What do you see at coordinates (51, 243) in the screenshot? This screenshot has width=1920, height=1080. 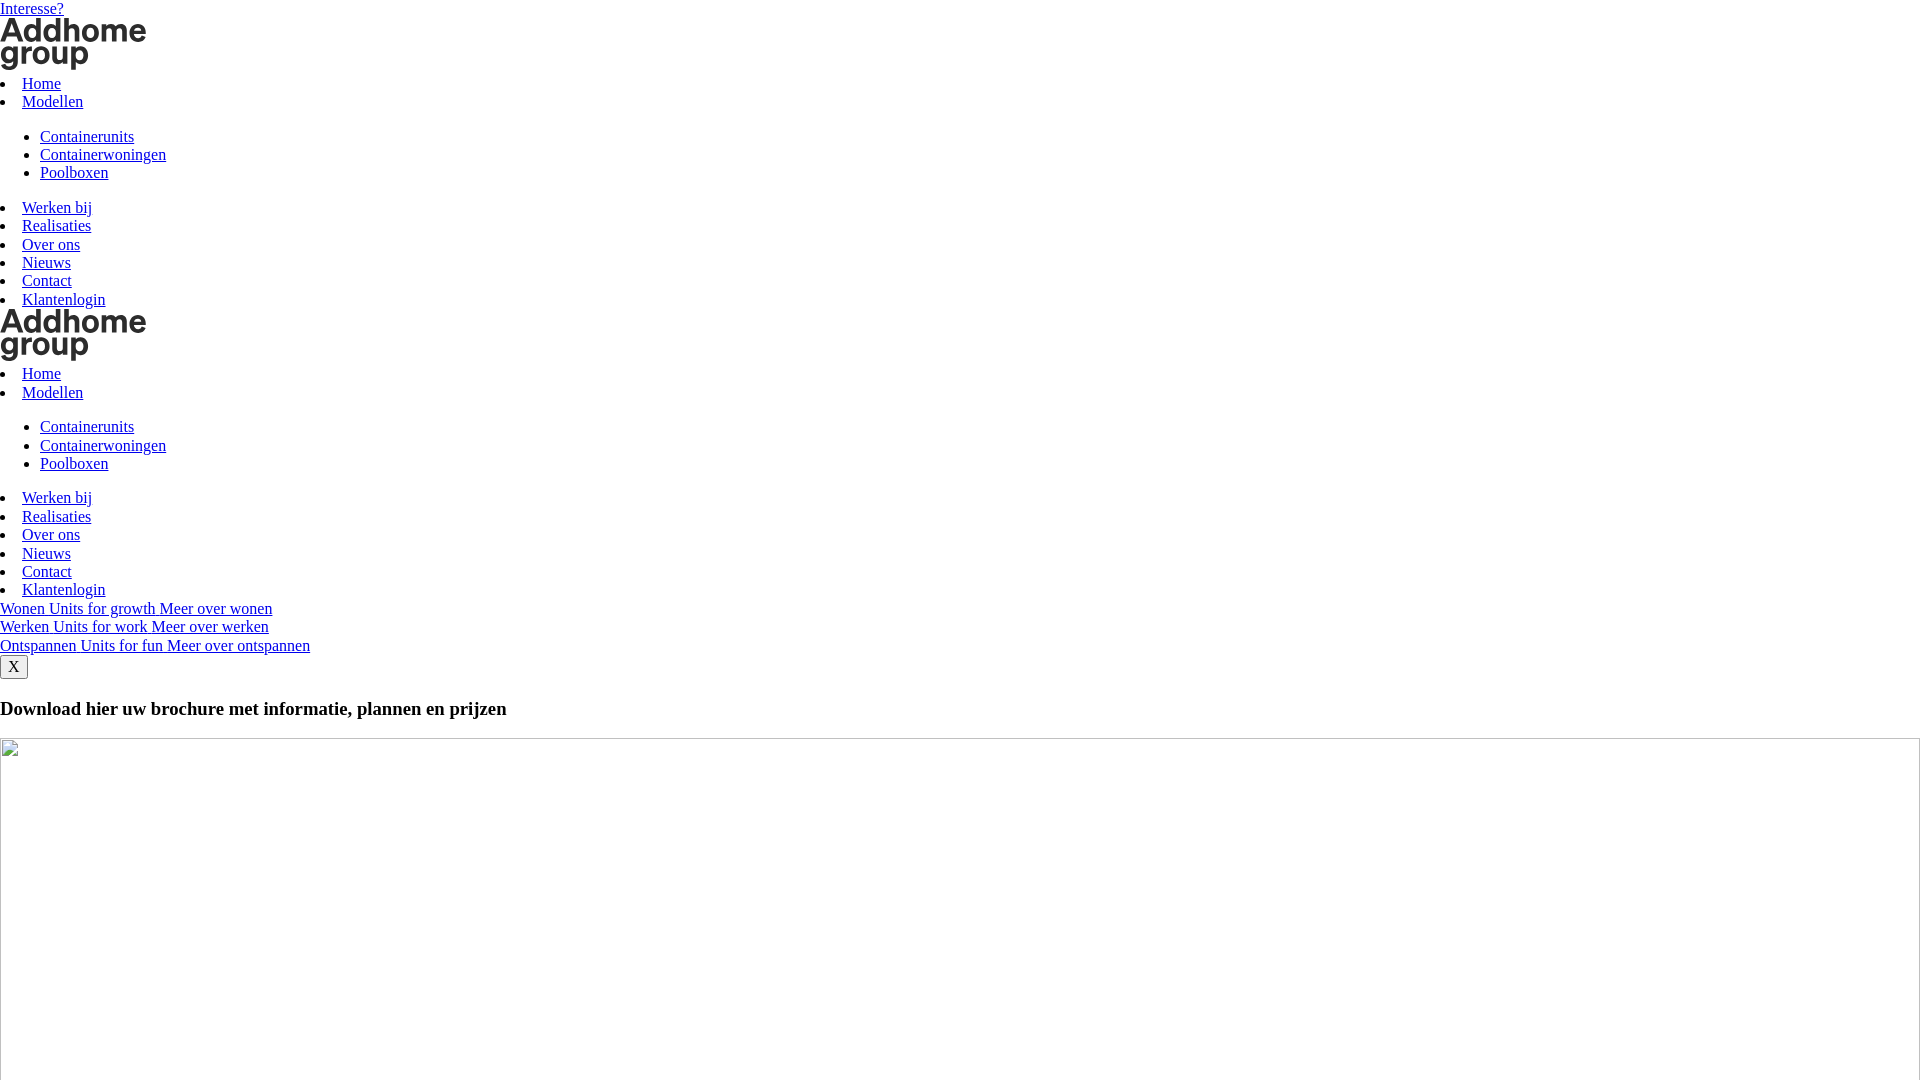 I see `'Over ons'` at bounding box center [51, 243].